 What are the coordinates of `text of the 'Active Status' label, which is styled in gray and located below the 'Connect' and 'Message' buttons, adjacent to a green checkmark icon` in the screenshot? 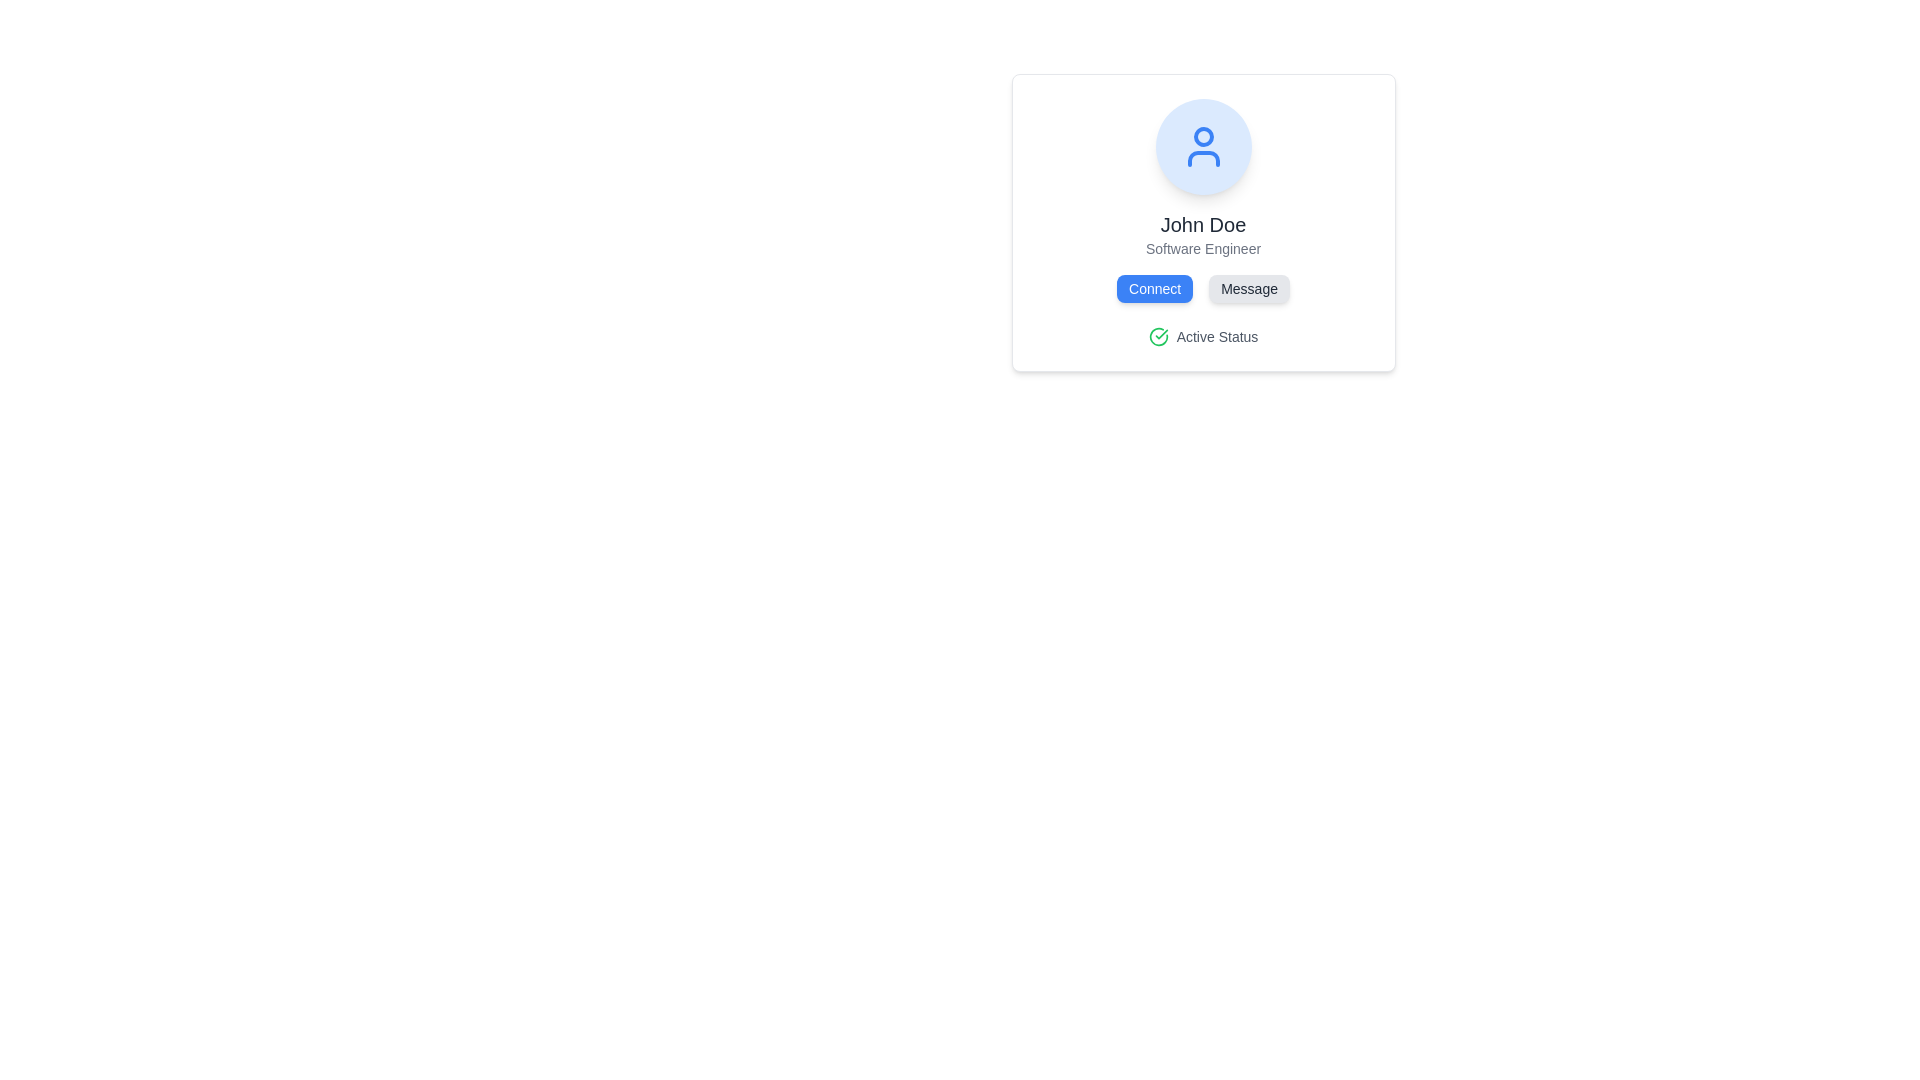 It's located at (1216, 335).